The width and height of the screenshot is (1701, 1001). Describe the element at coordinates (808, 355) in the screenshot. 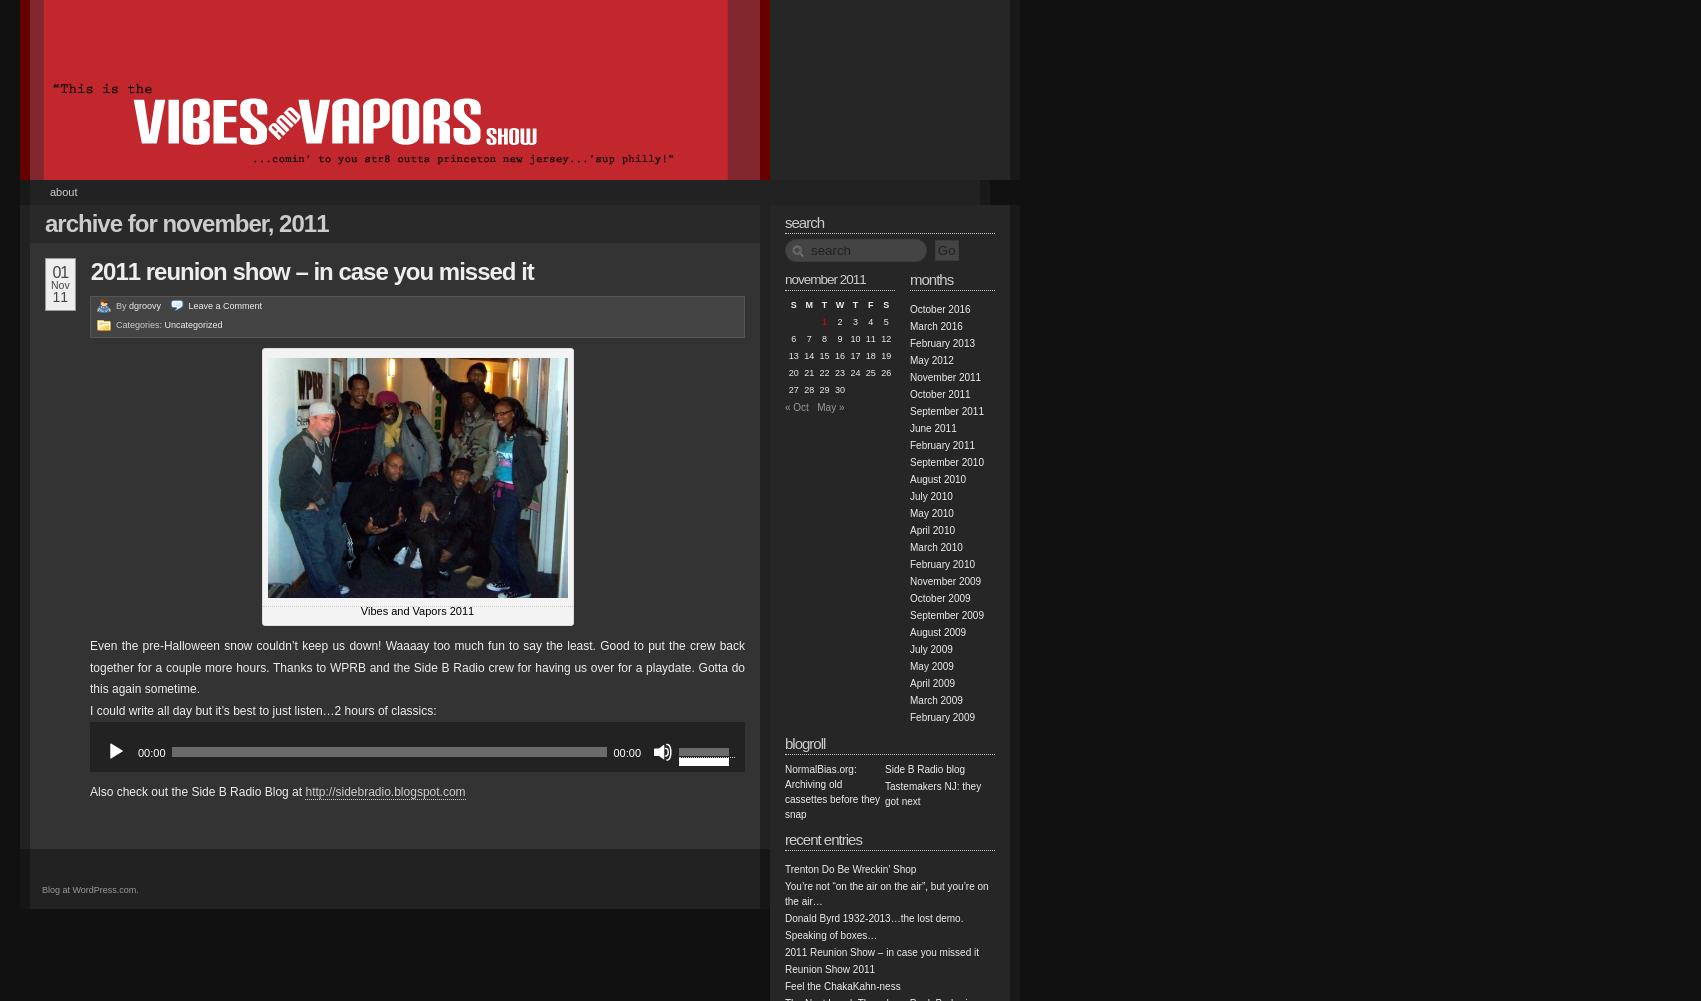

I see `'14'` at that location.